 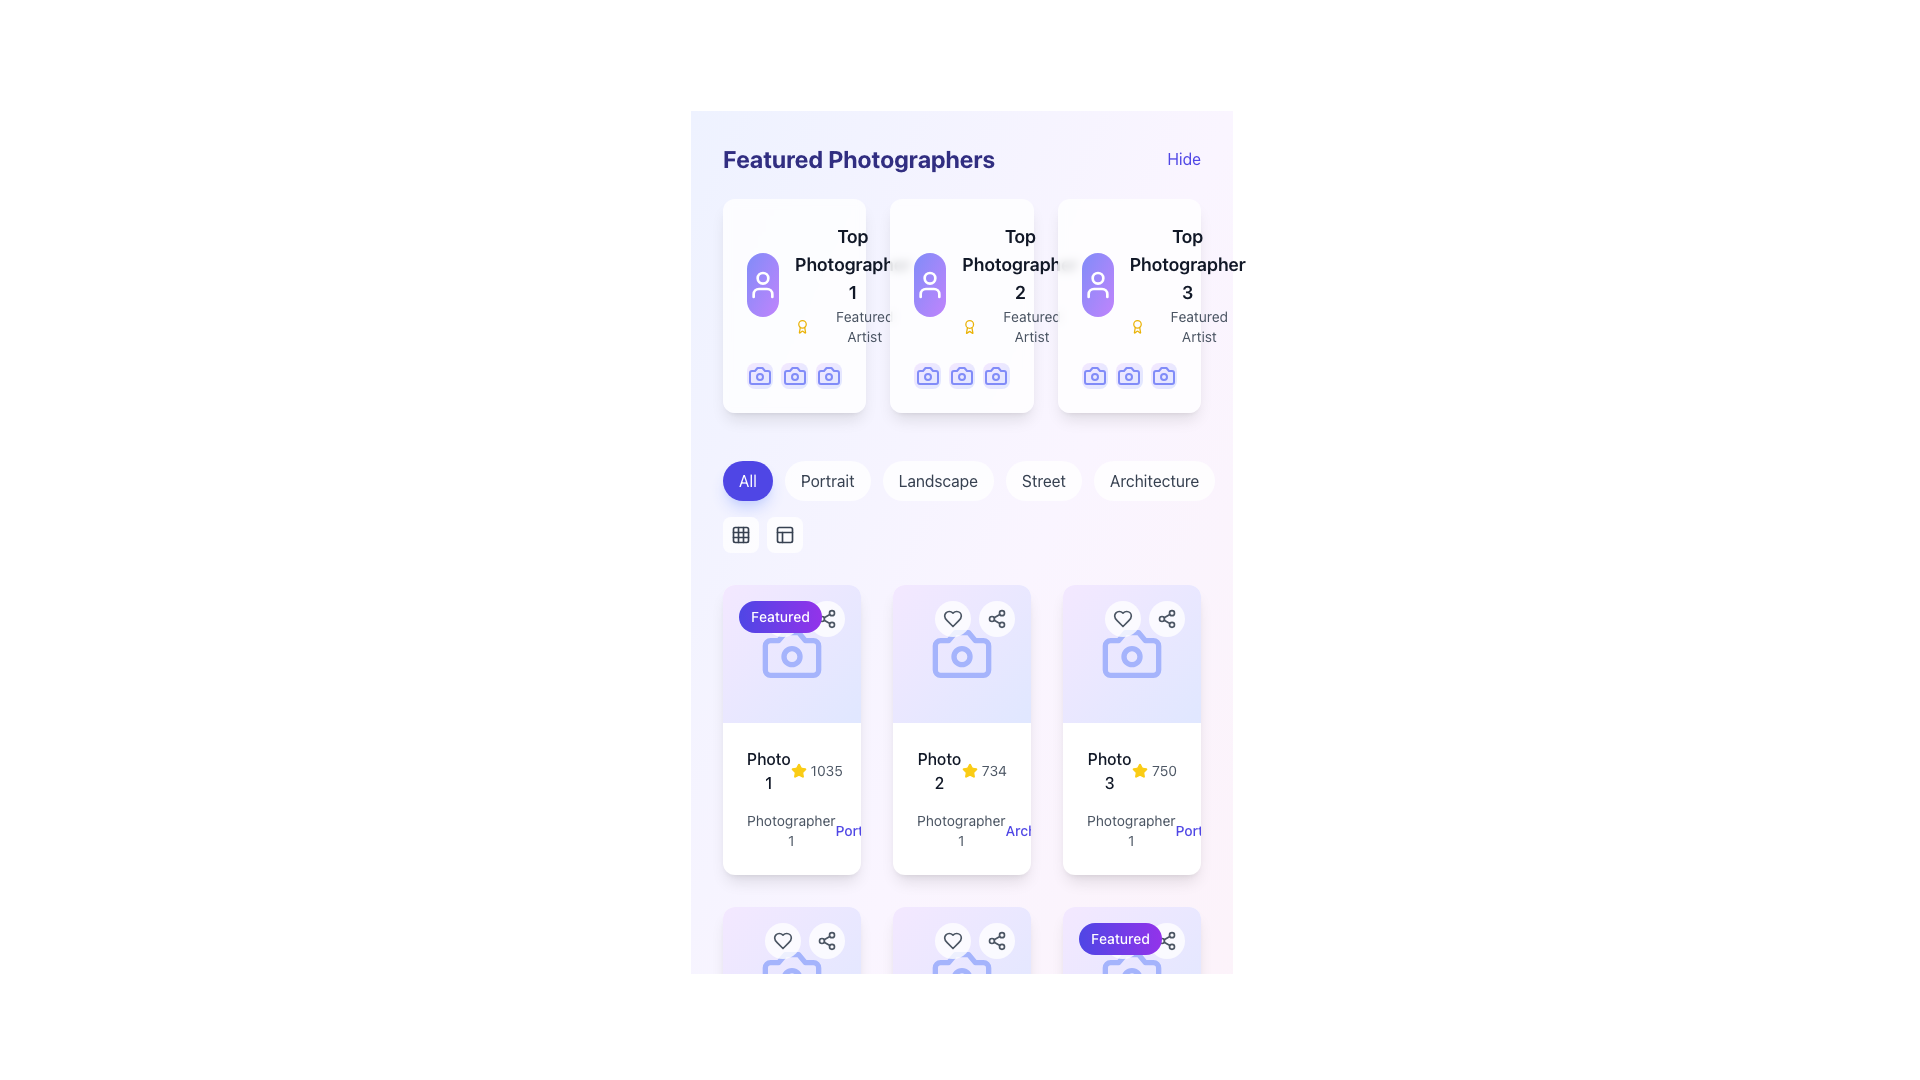 I want to click on the card containing the three light blue camera icons arranged horizontally, located in the middle of the 'Featured Photographers' section, so click(x=961, y=376).